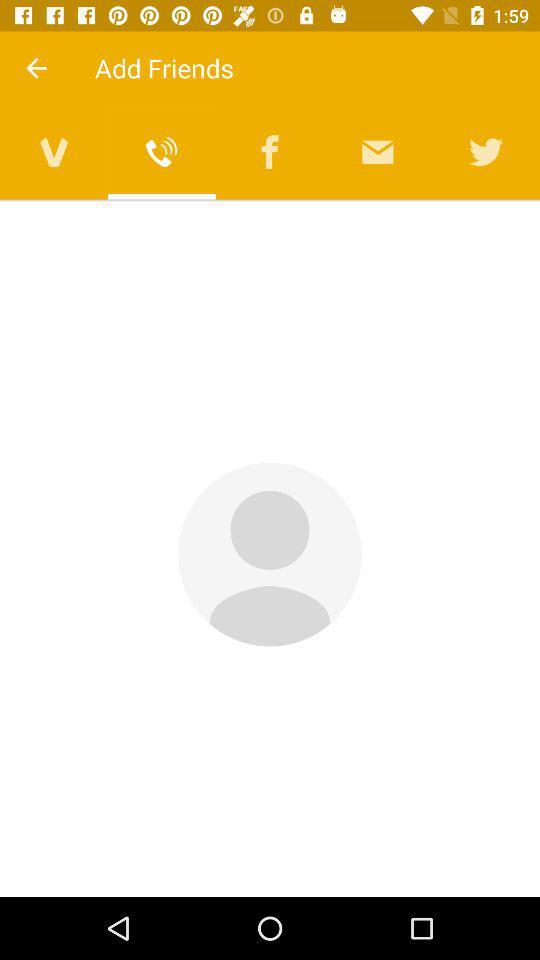  What do you see at coordinates (378, 151) in the screenshot?
I see `the email icon` at bounding box center [378, 151].